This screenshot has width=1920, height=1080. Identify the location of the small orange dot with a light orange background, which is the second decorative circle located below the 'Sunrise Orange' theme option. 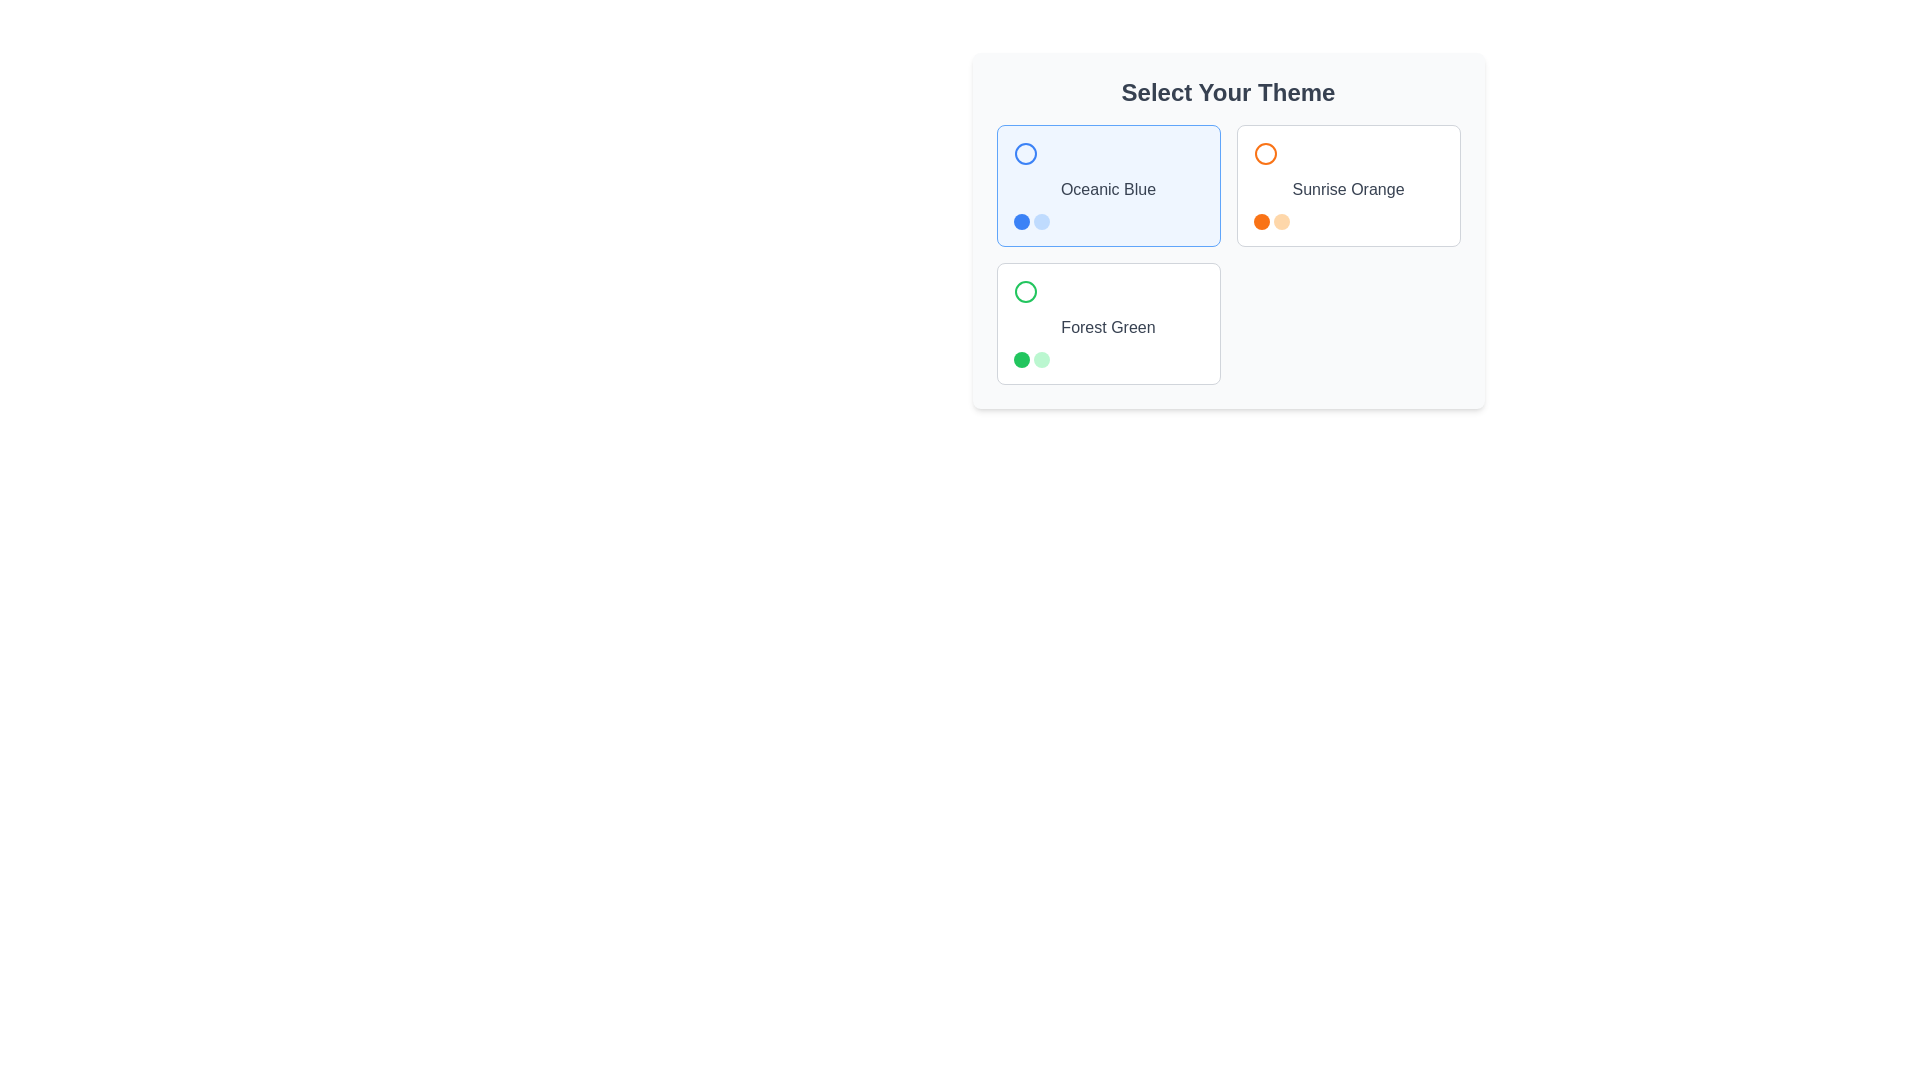
(1281, 222).